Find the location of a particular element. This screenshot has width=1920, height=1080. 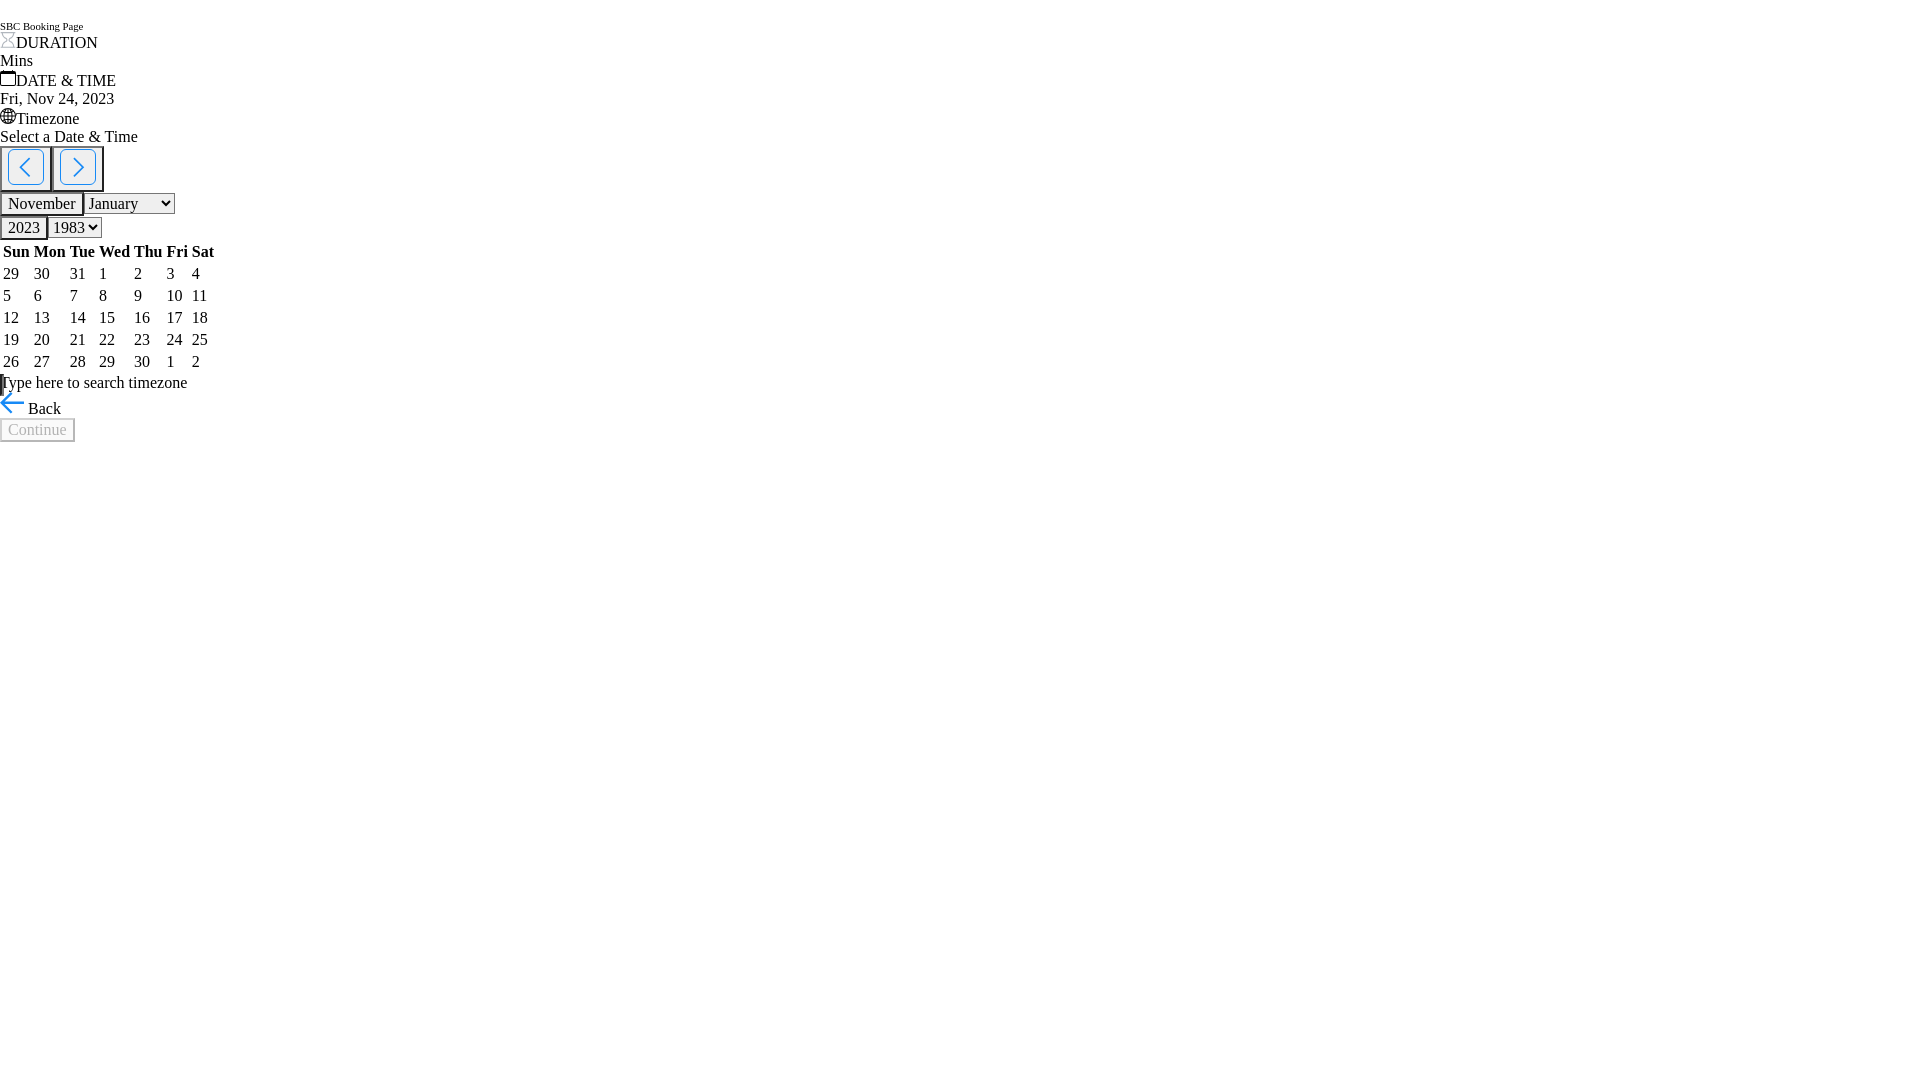

'2023' is located at coordinates (24, 226).